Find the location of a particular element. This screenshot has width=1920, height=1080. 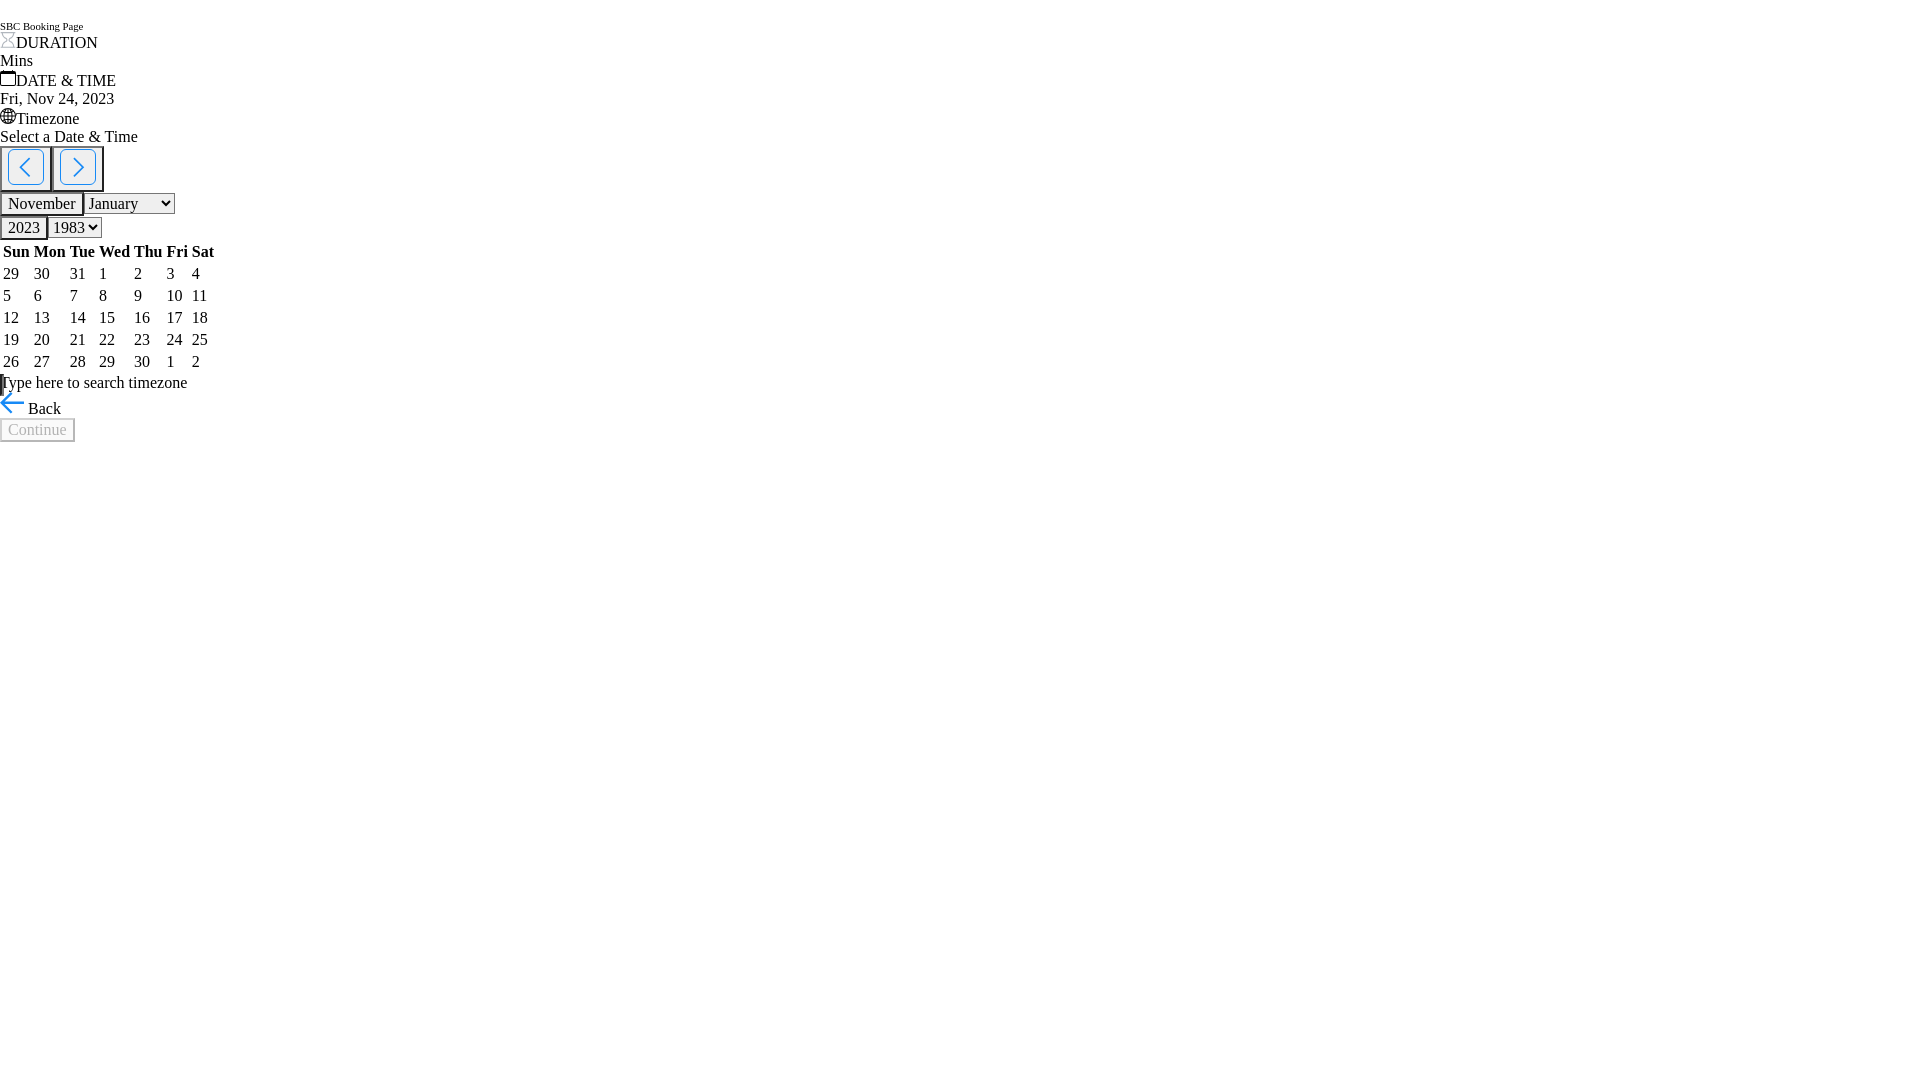

'2023' is located at coordinates (24, 226).